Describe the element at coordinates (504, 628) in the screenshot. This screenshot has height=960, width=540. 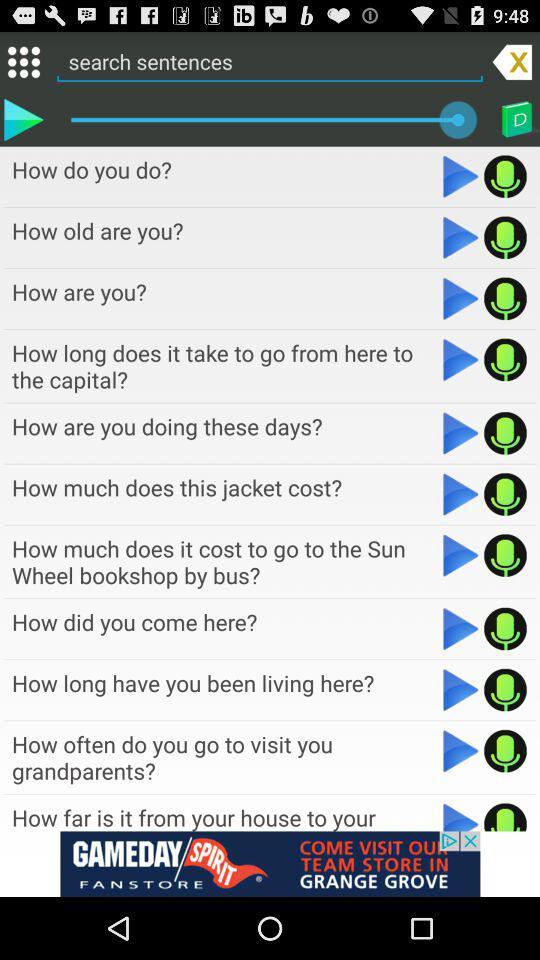
I see `record audio` at that location.